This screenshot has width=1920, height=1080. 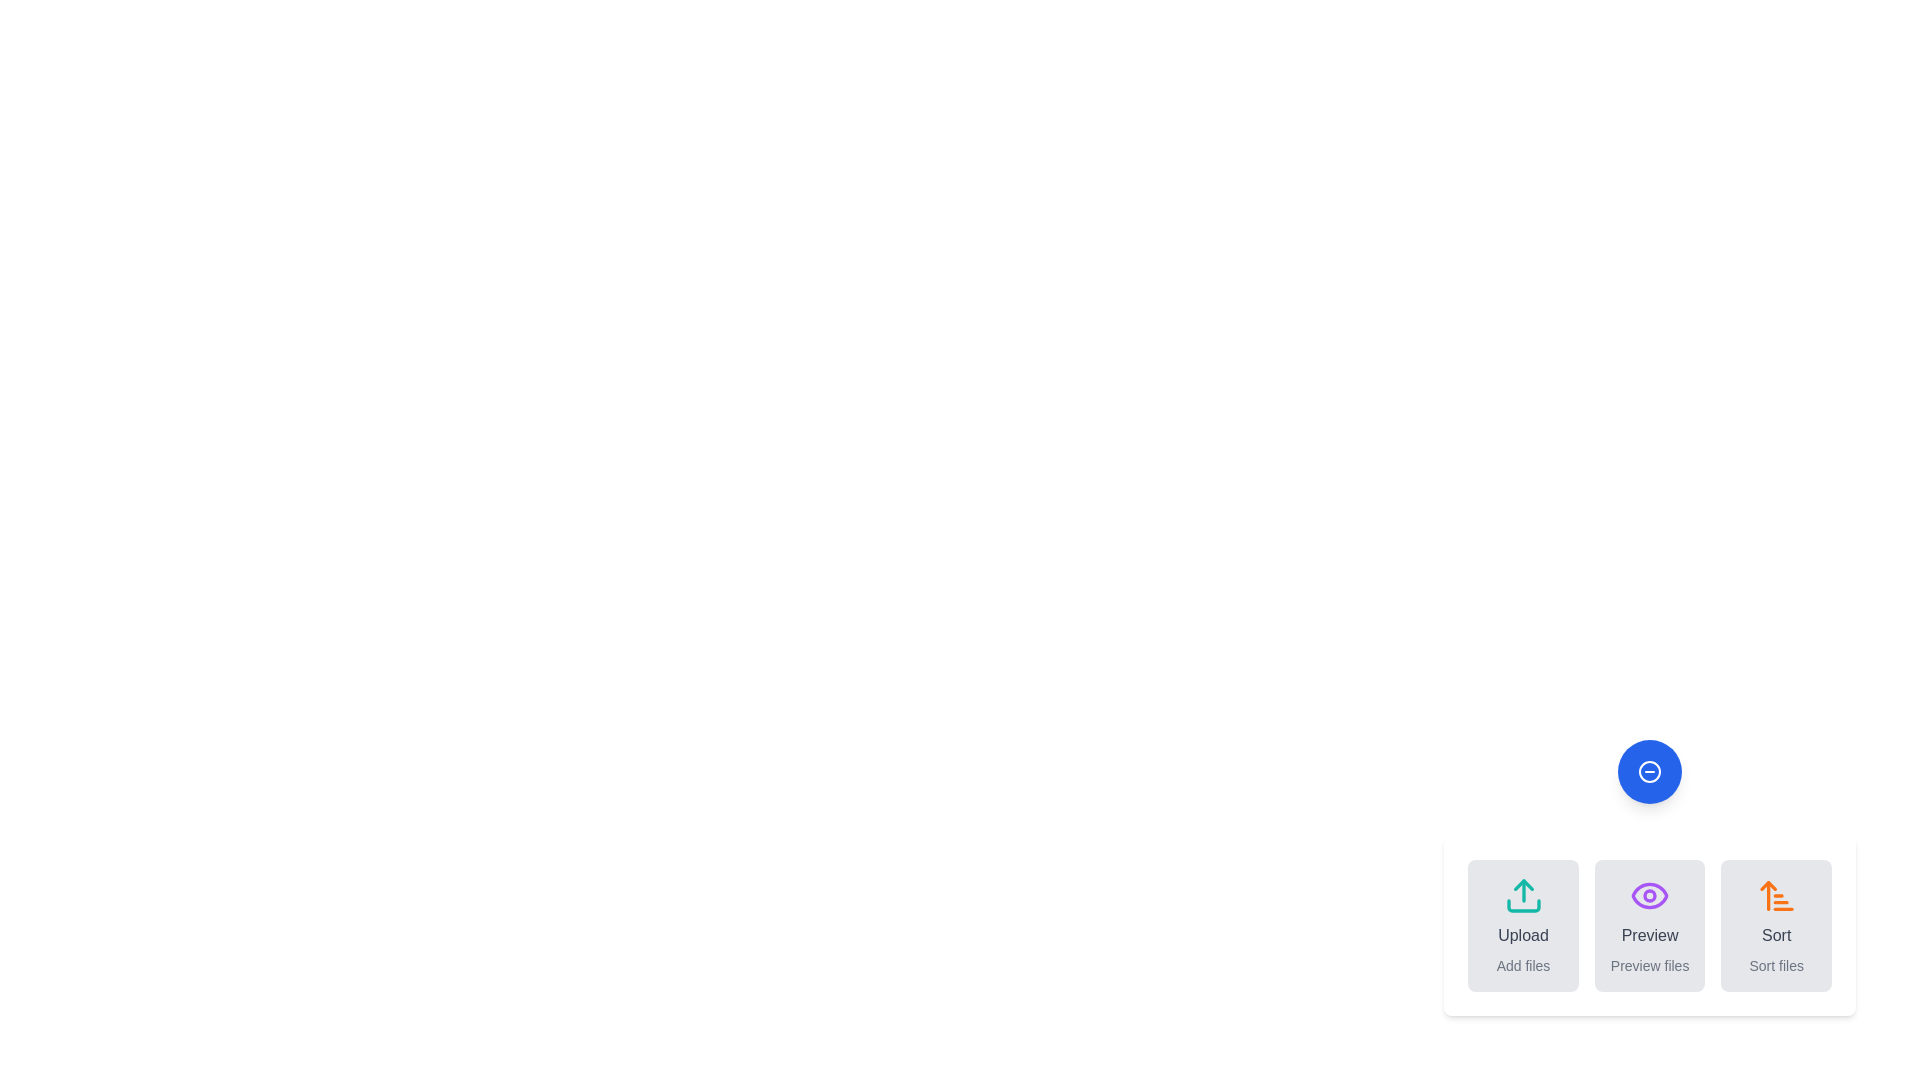 I want to click on the blue circular button to toggle the main menu visibility, so click(x=1650, y=770).